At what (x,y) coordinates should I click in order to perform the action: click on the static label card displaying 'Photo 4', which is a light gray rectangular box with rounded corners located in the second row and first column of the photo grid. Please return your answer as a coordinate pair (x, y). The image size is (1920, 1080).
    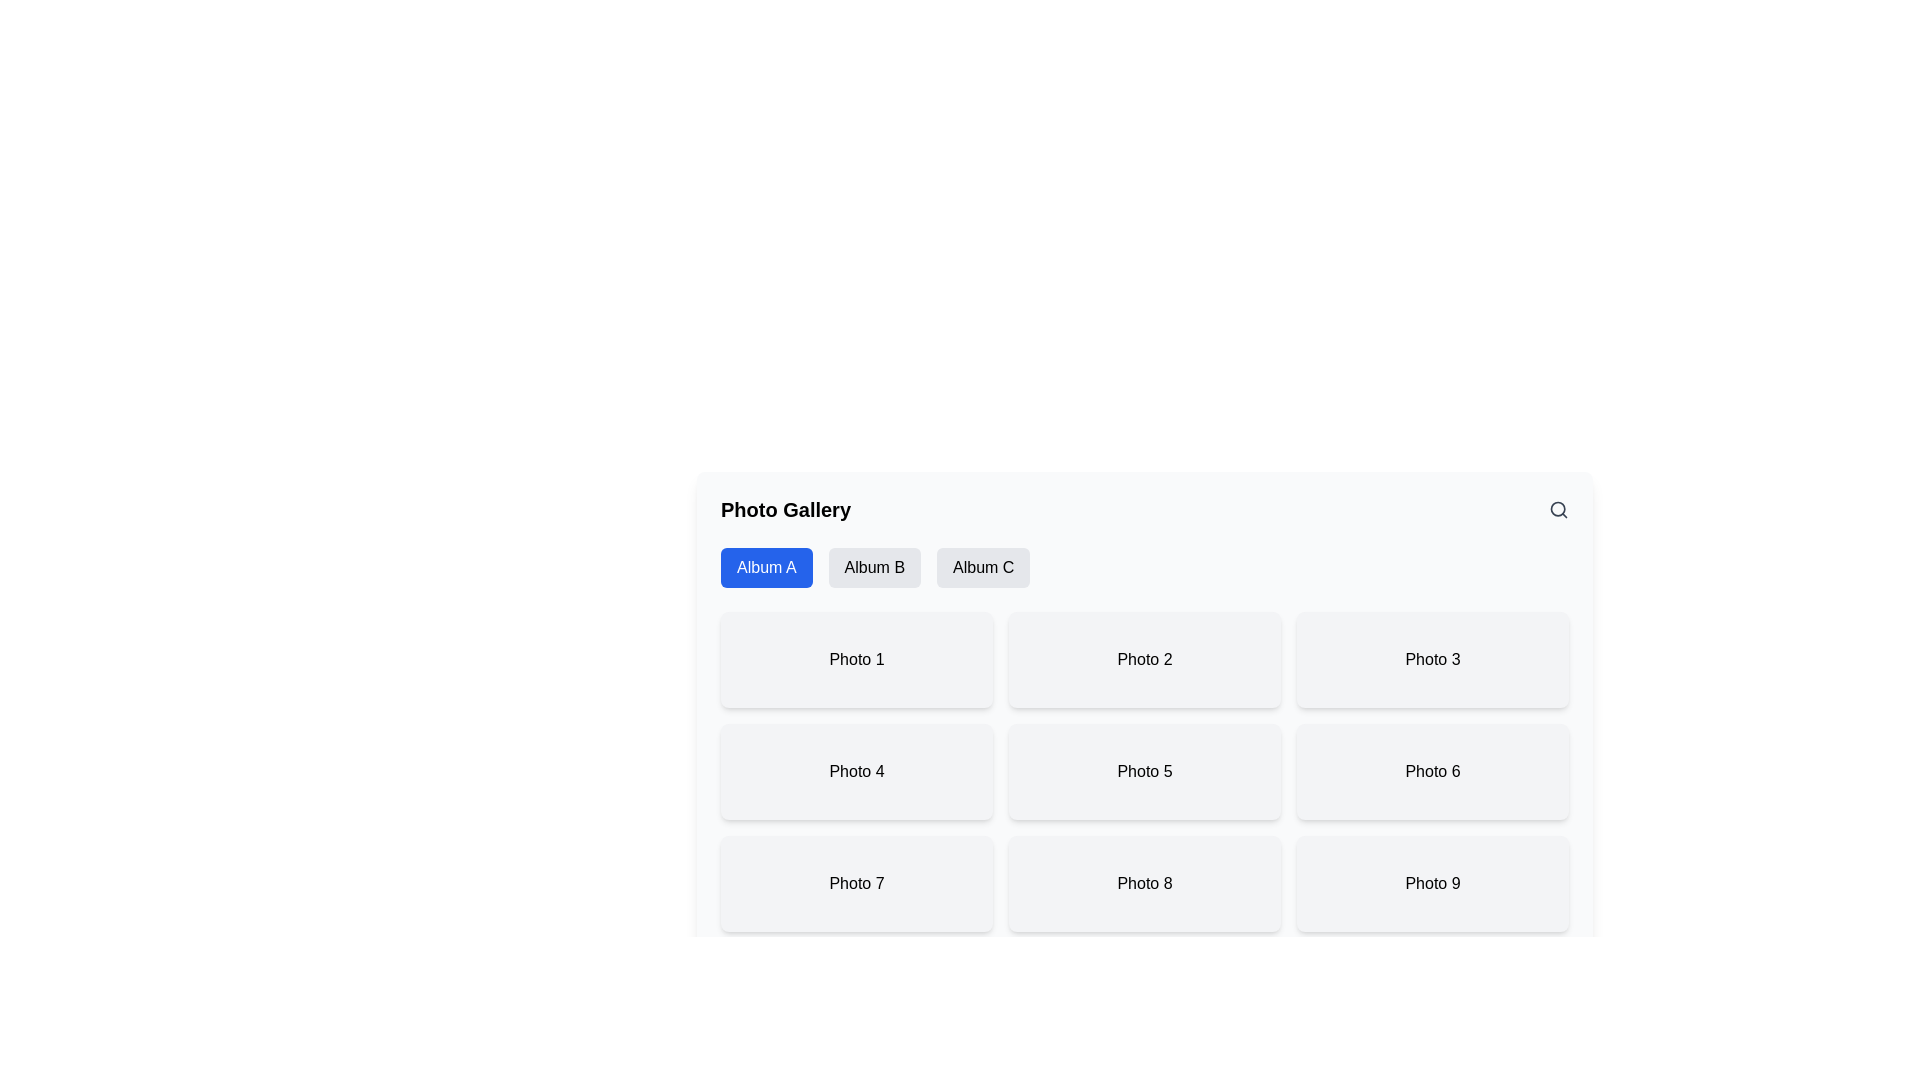
    Looking at the image, I should click on (857, 770).